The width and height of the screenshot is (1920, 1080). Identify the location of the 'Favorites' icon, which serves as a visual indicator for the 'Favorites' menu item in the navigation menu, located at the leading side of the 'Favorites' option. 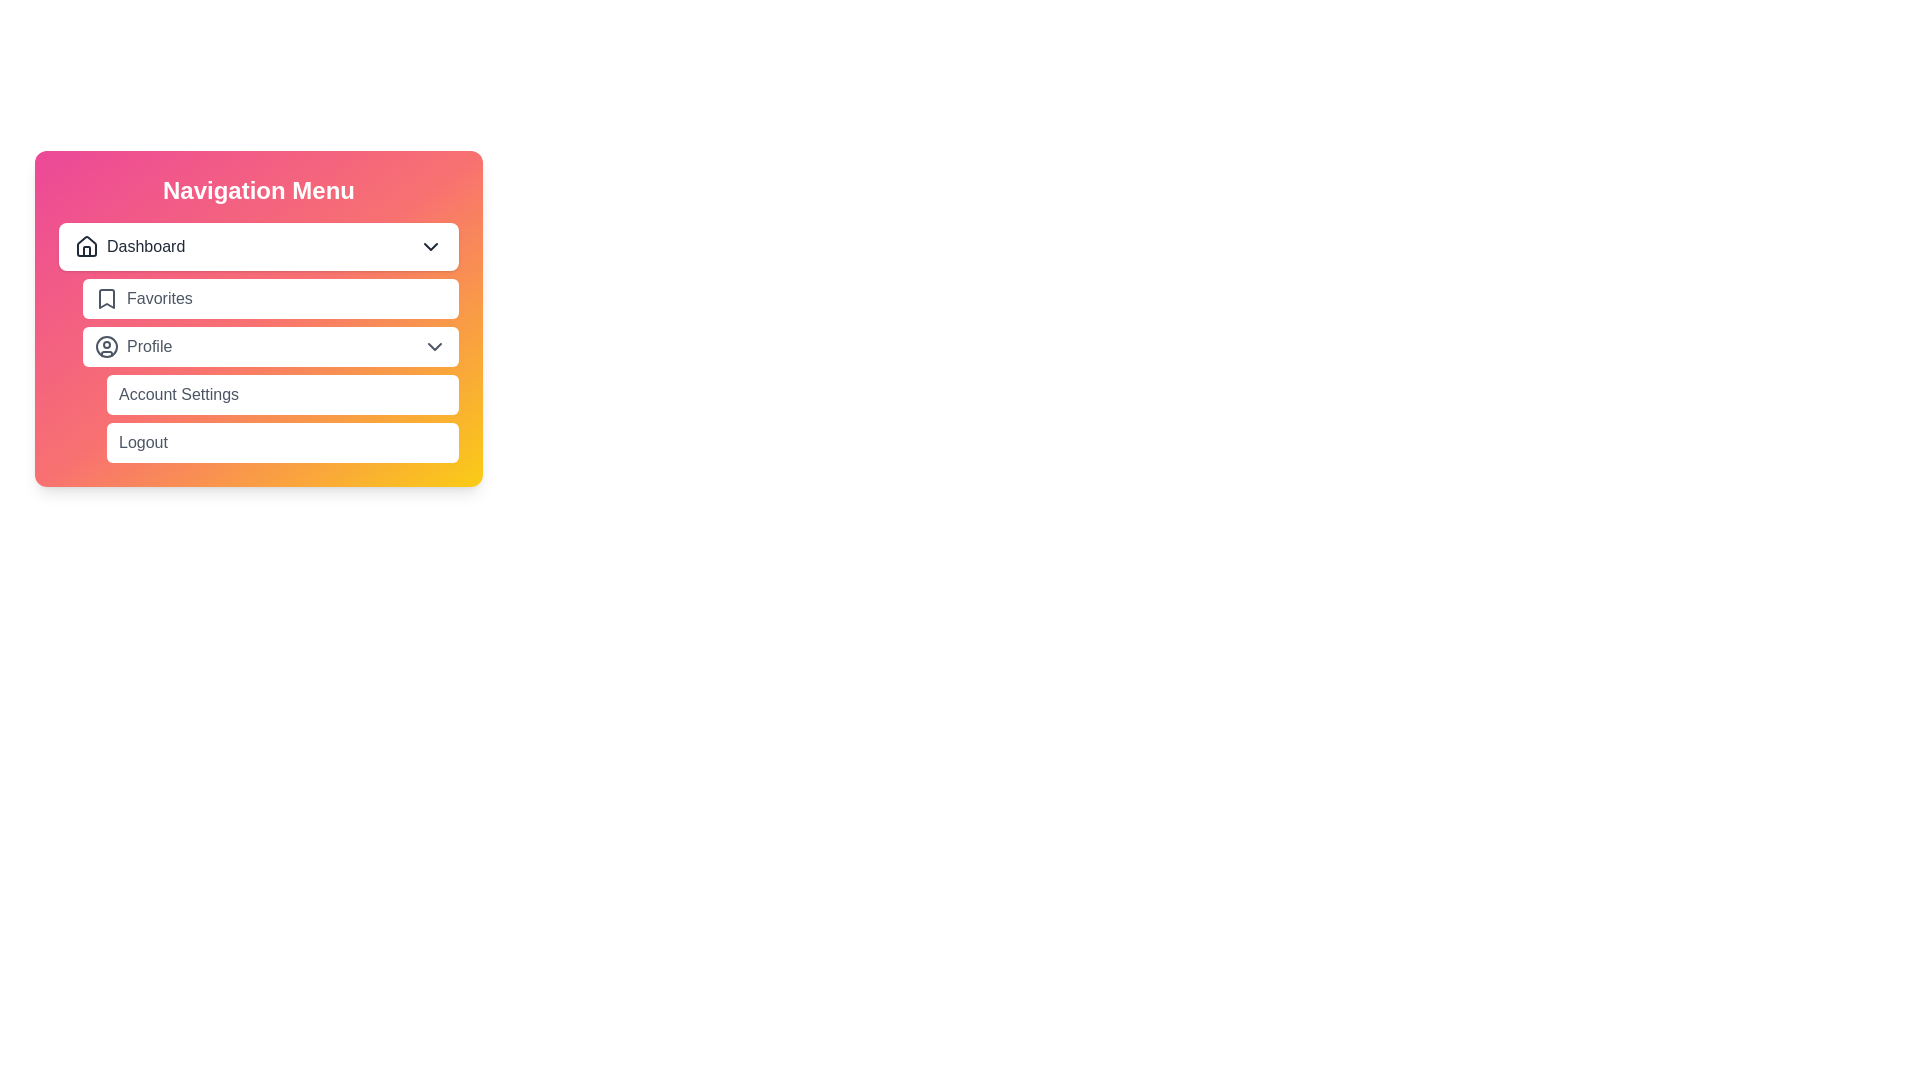
(105, 299).